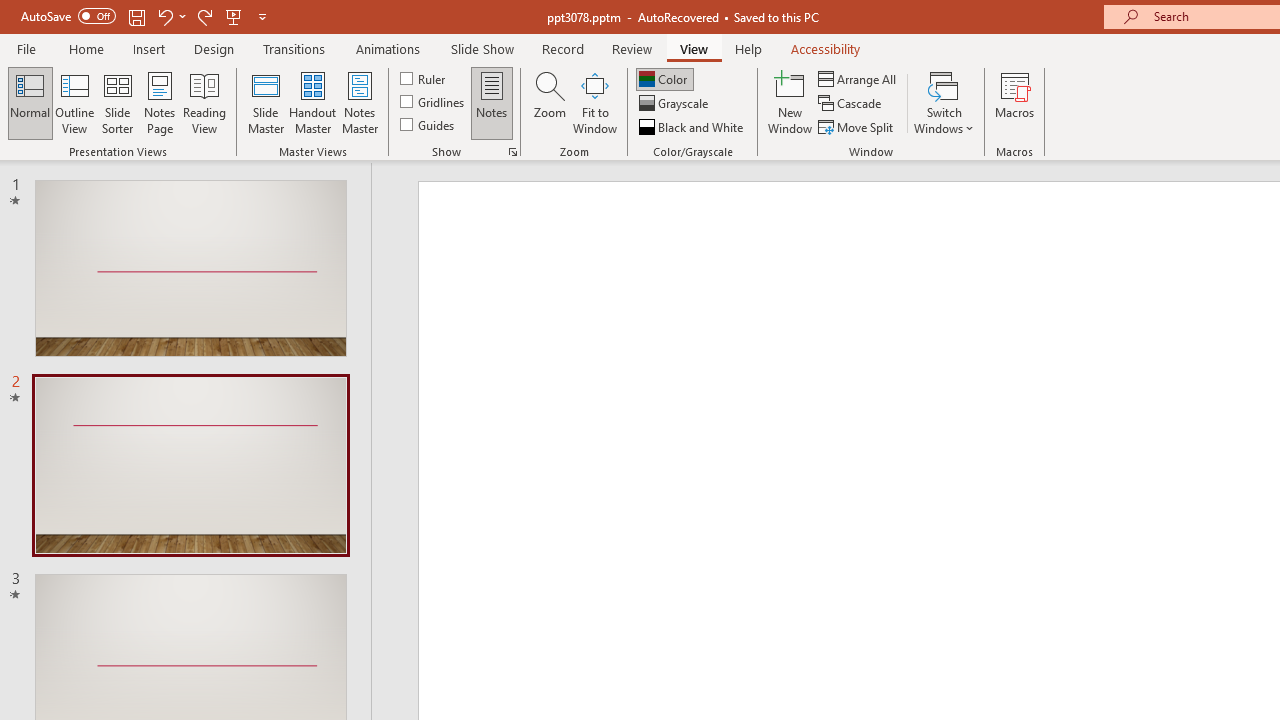 This screenshot has width=1280, height=720. I want to click on 'Fit to Window', so click(594, 103).